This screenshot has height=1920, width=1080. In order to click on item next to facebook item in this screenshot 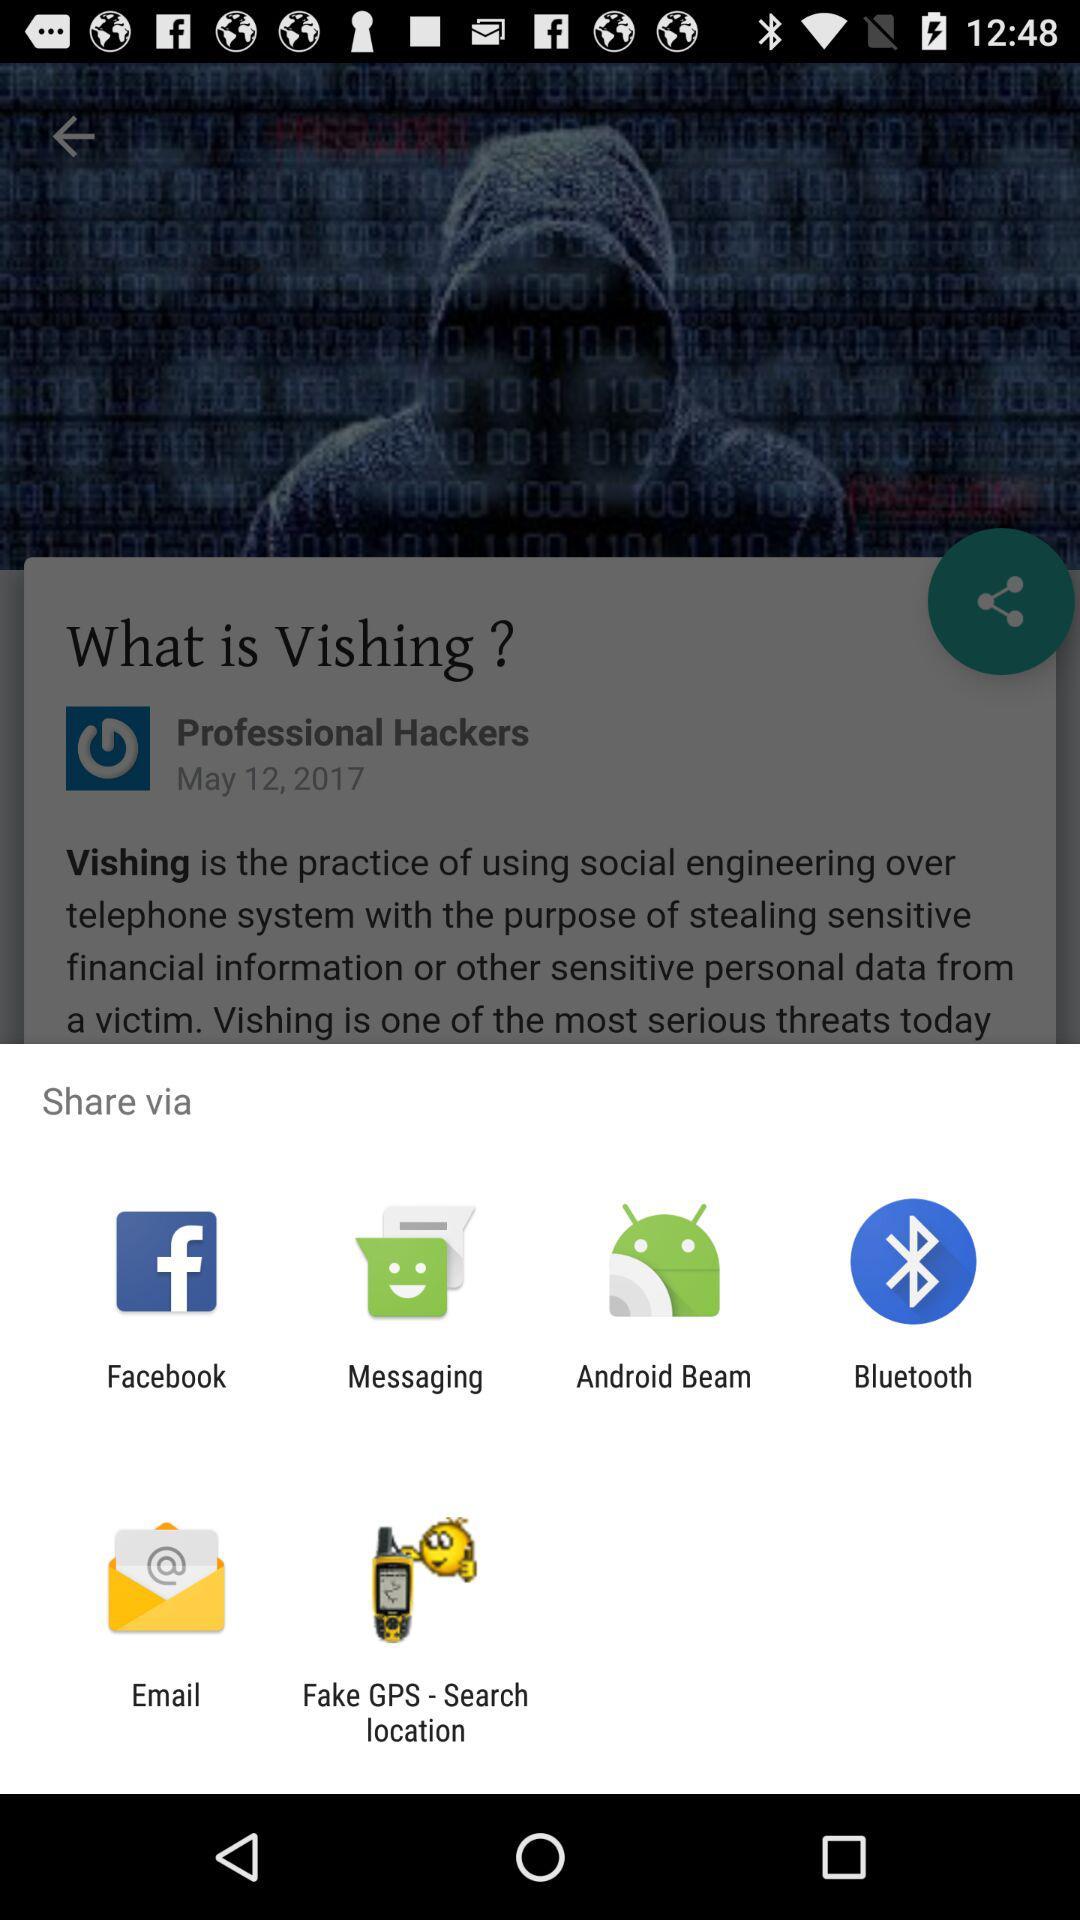, I will do `click(414, 1392)`.